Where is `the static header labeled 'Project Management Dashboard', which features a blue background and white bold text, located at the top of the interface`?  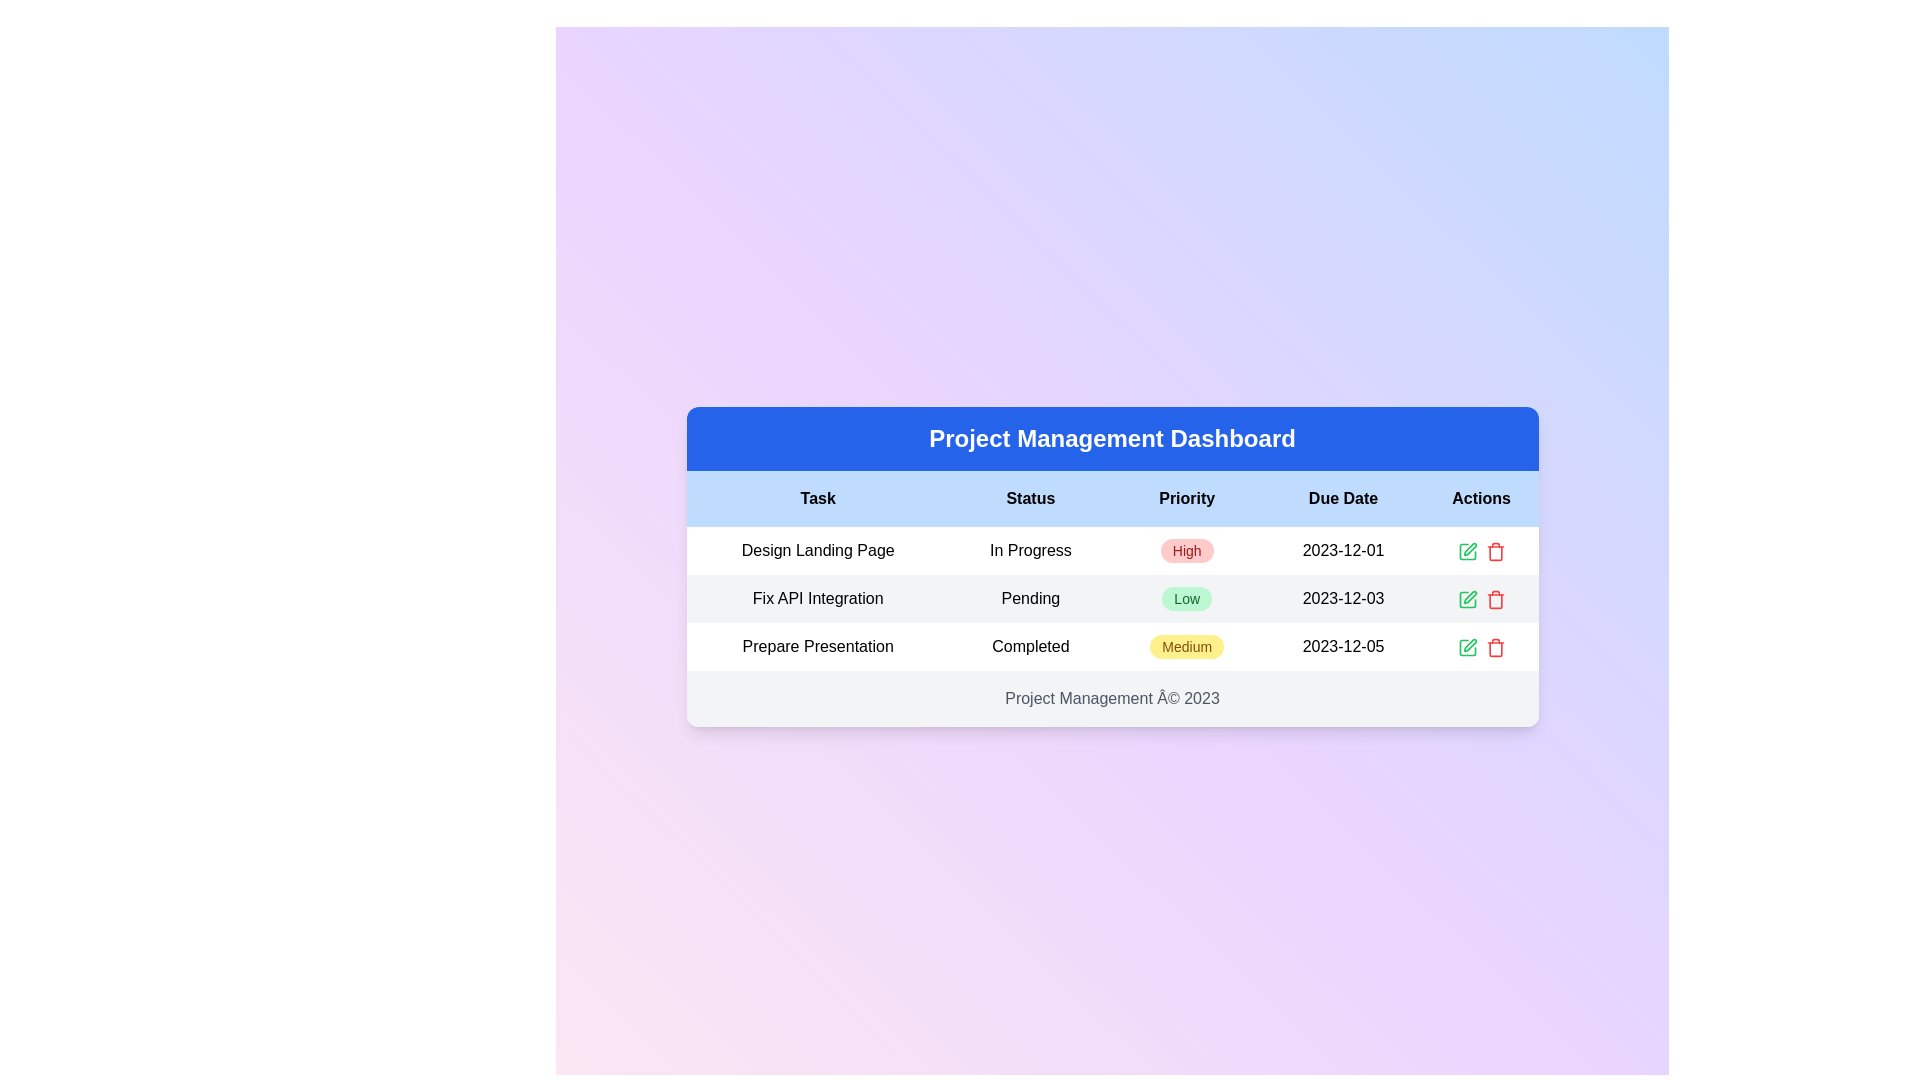
the static header labeled 'Project Management Dashboard', which features a blue background and white bold text, located at the top of the interface is located at coordinates (1111, 438).